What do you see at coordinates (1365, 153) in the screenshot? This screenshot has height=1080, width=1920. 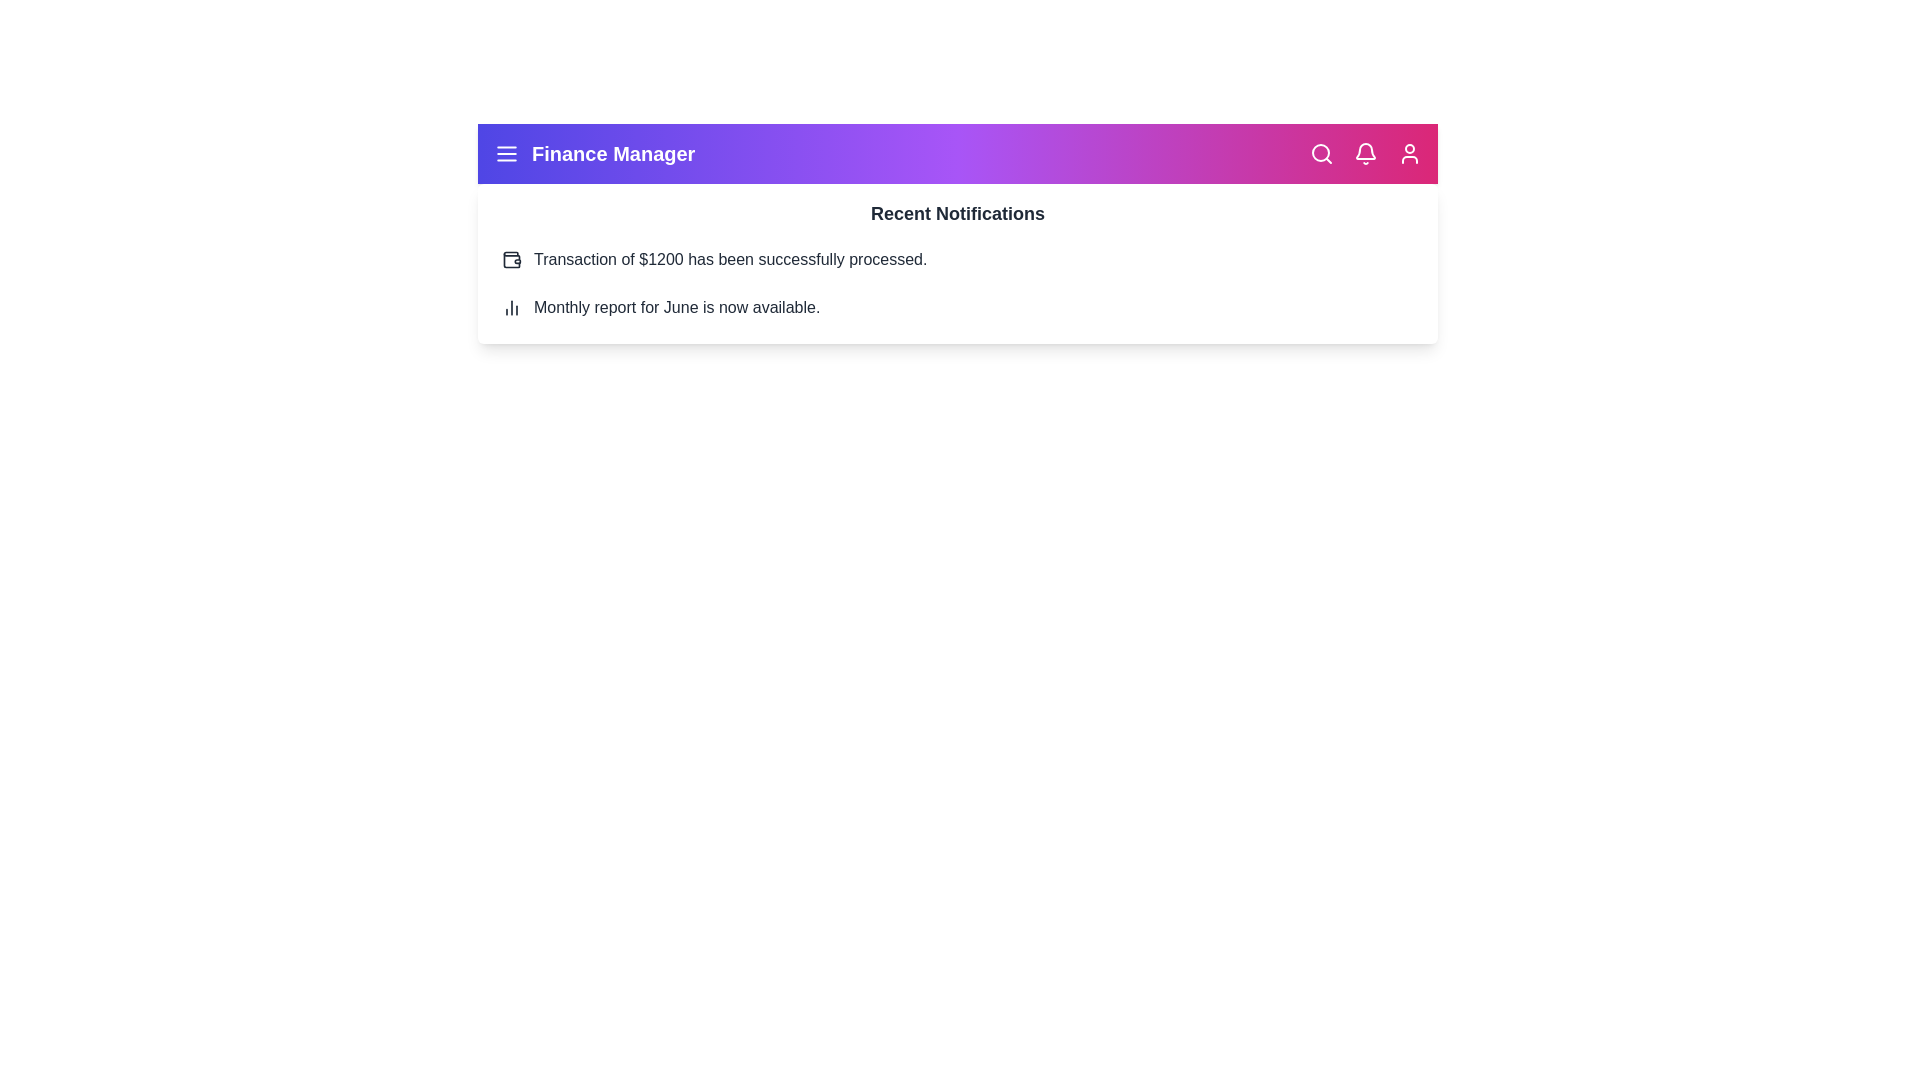 I see `the bell icon to toggle the notification bar visibility` at bounding box center [1365, 153].